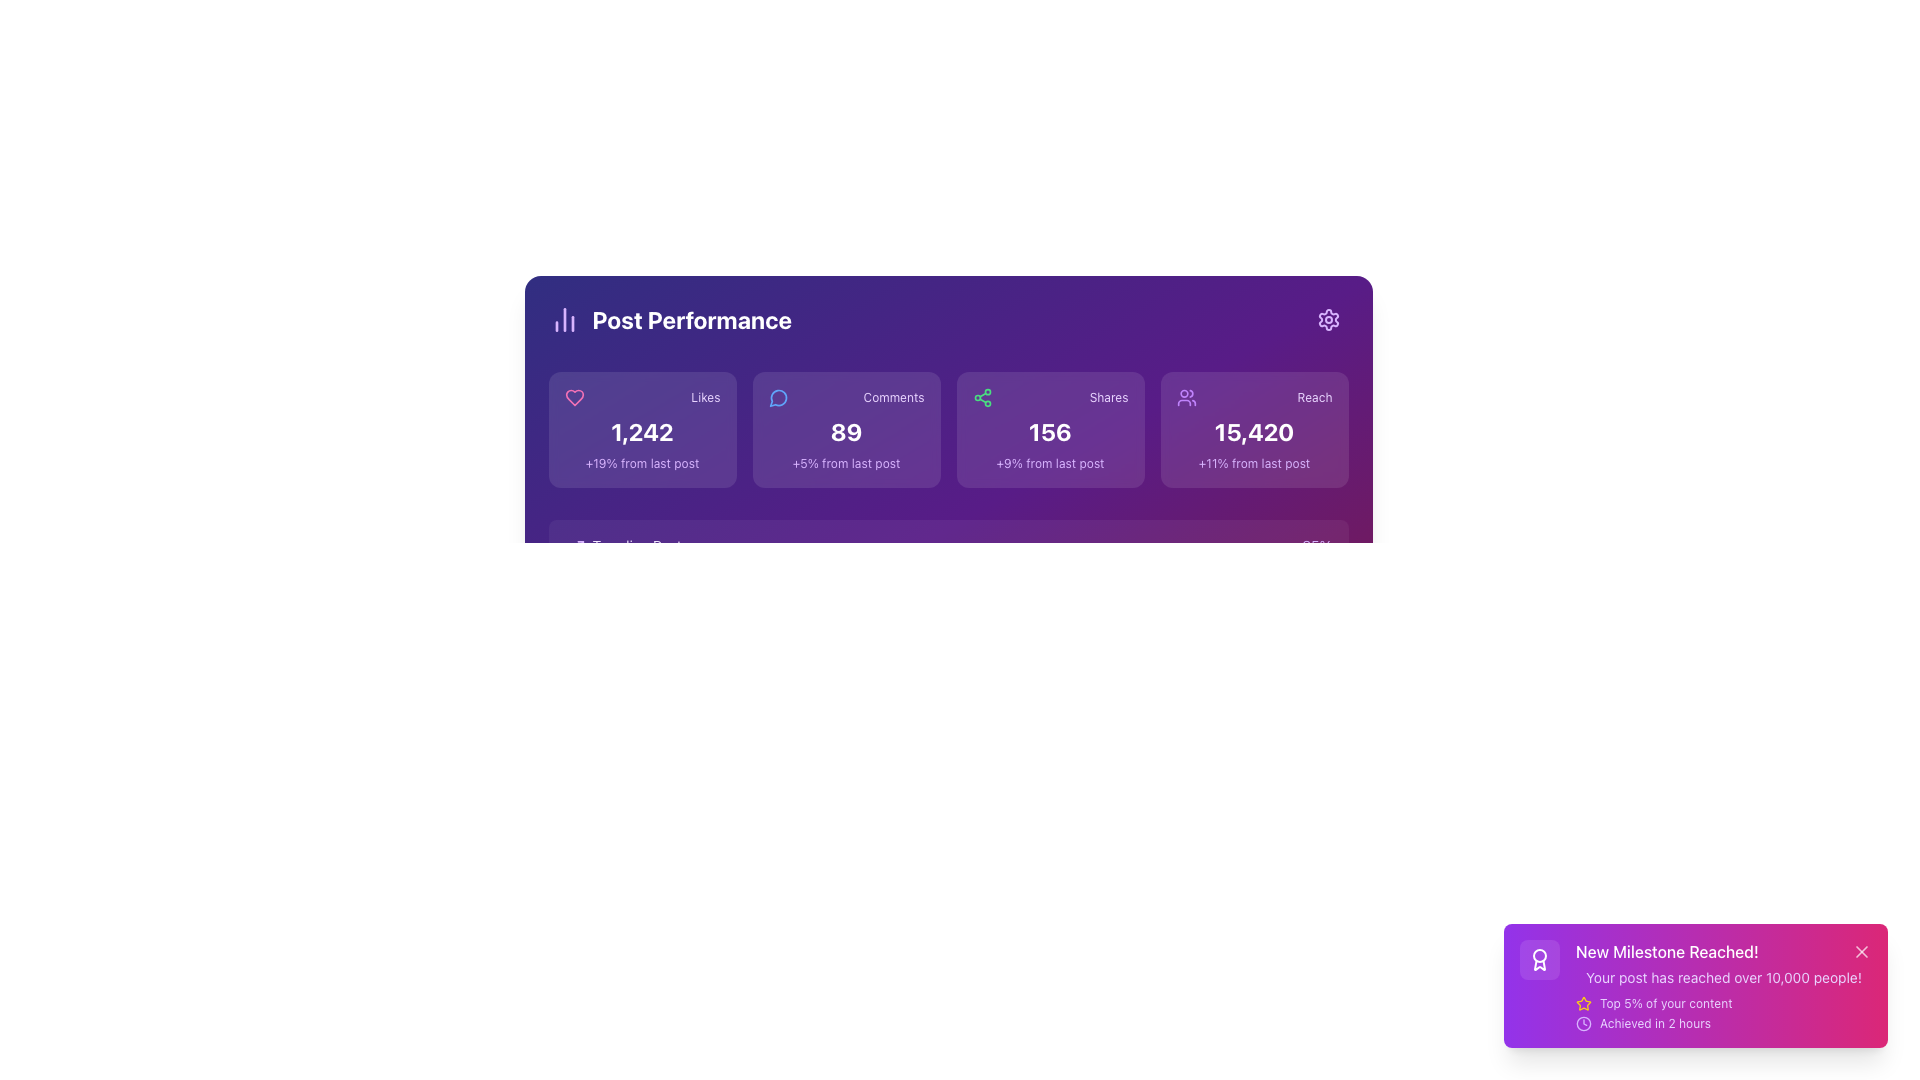 This screenshot has width=1920, height=1080. What do you see at coordinates (1583, 1003) in the screenshot?
I see `the star-shaped icon with a yellow outline, which is located to the left of the text 'Top 5% of your content' in the notification panel` at bounding box center [1583, 1003].